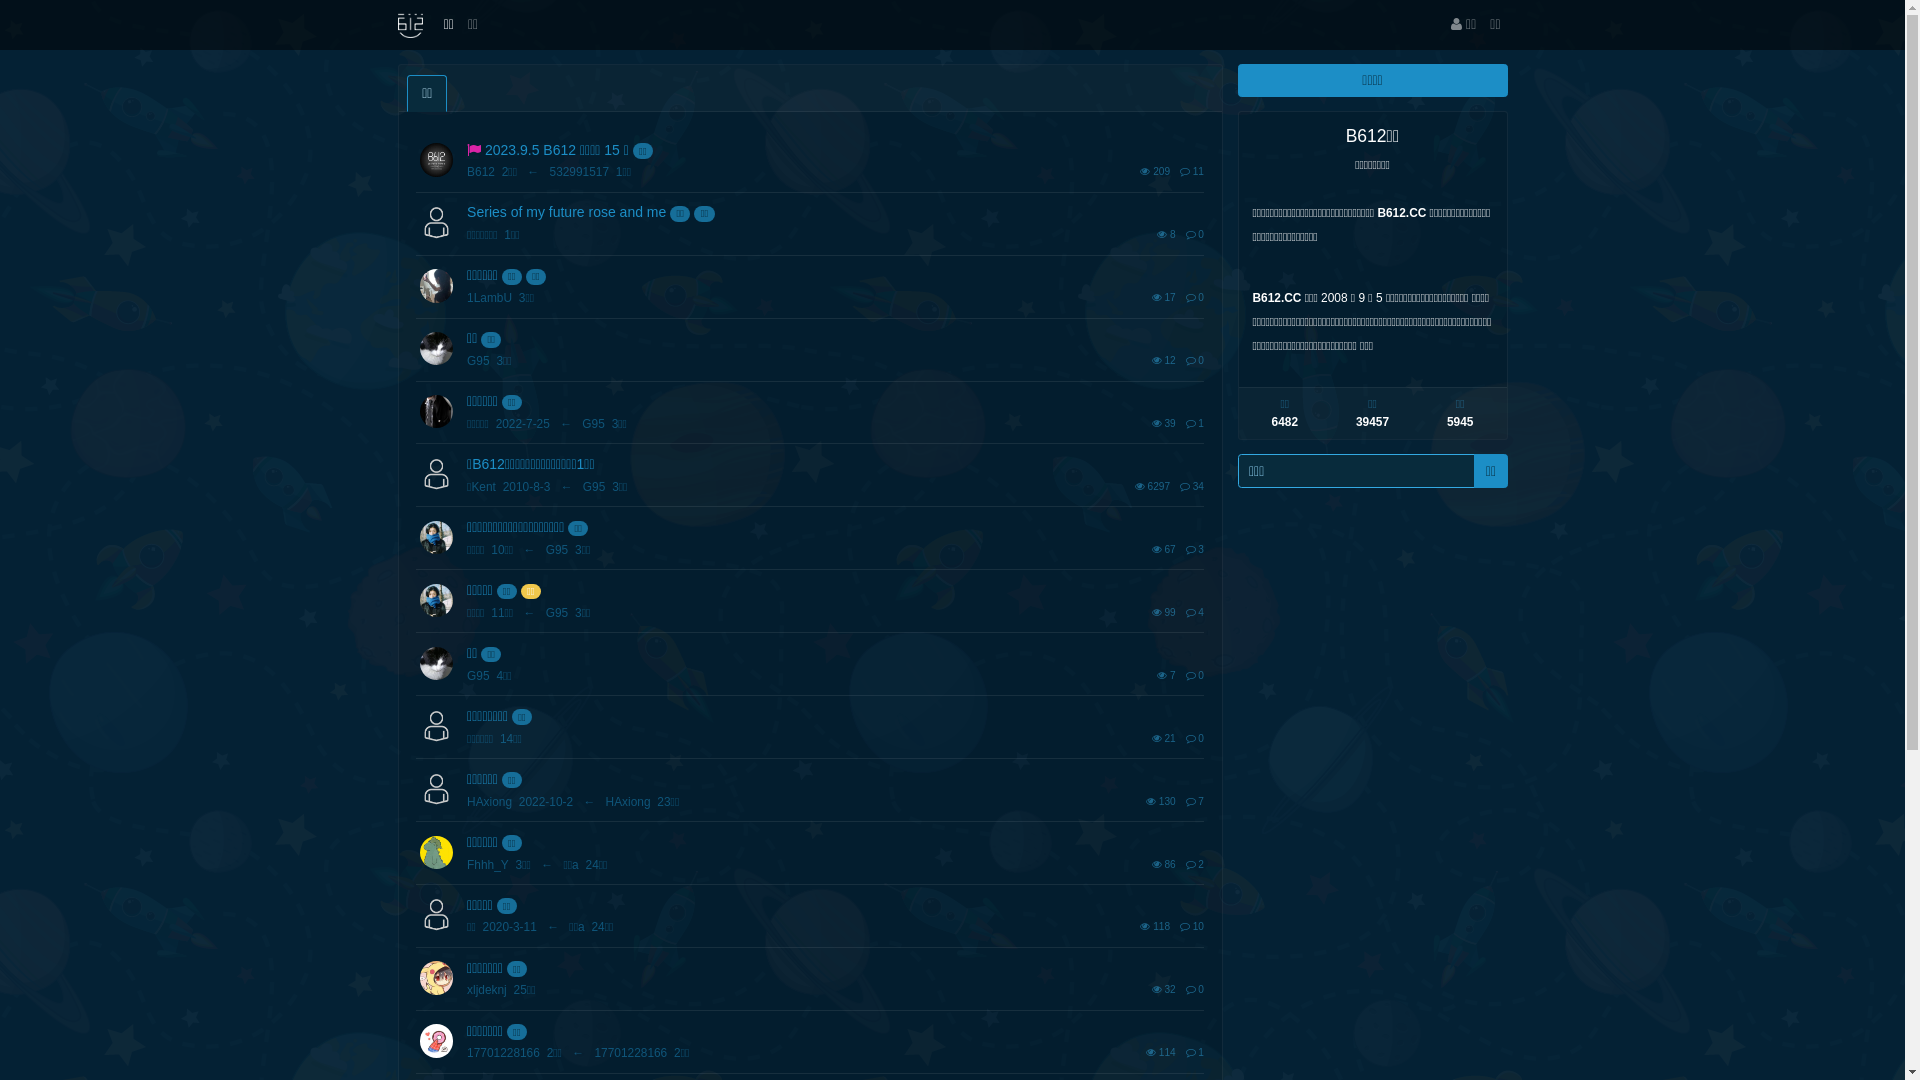 The height and width of the screenshot is (1080, 1920). I want to click on 'Series of my future rose and me', so click(565, 212).